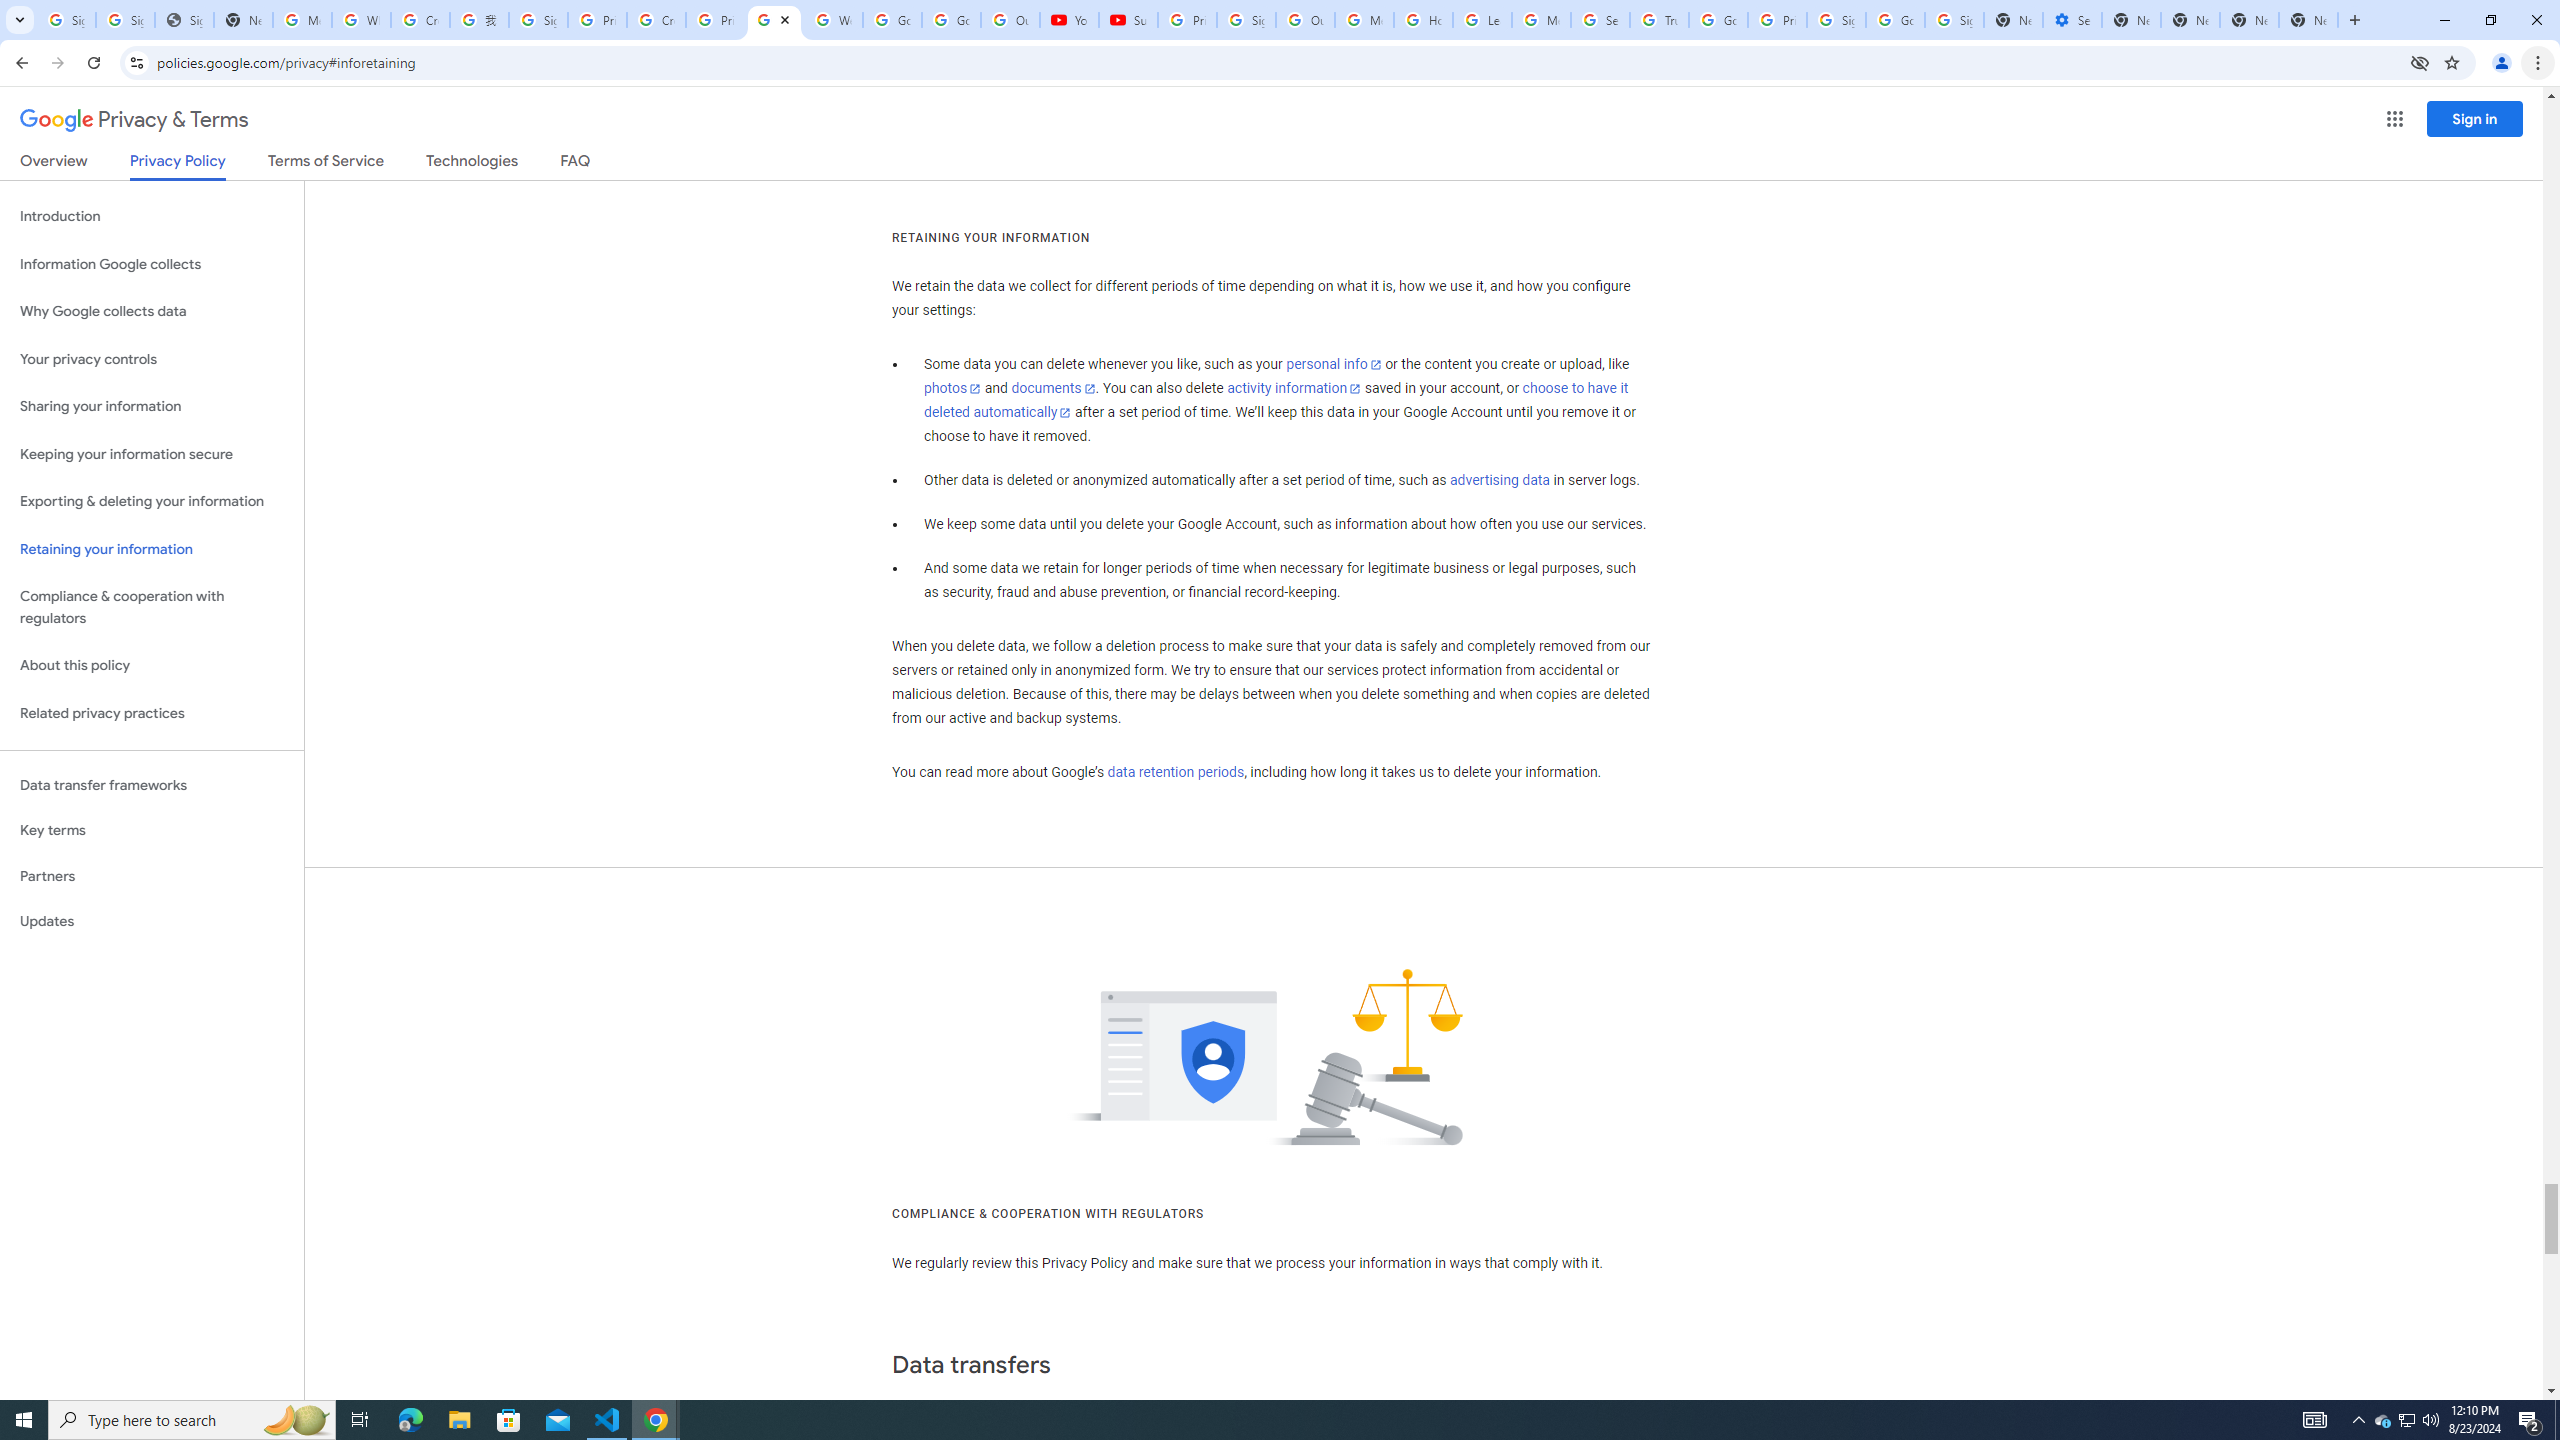 The width and height of the screenshot is (2560, 1440). I want to click on 'personal info', so click(1332, 364).